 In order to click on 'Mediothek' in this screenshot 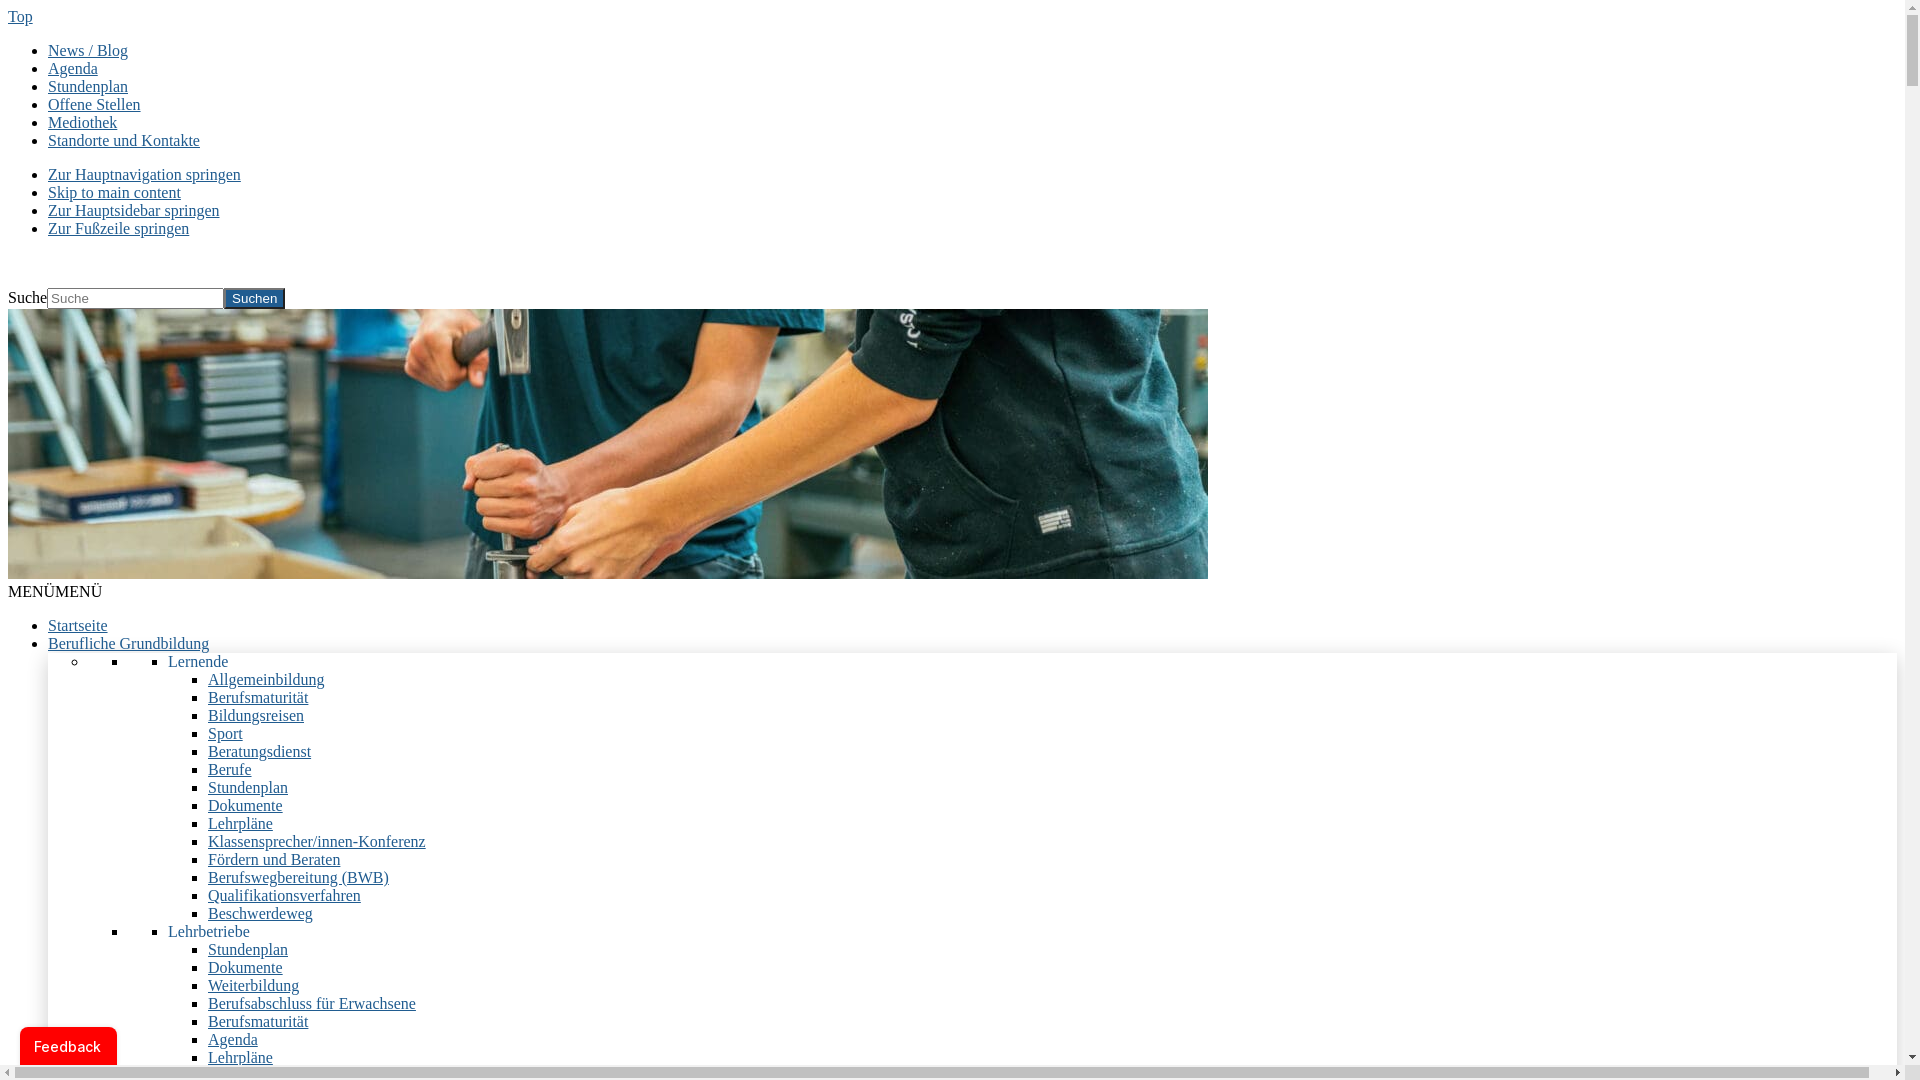, I will do `click(81, 122)`.